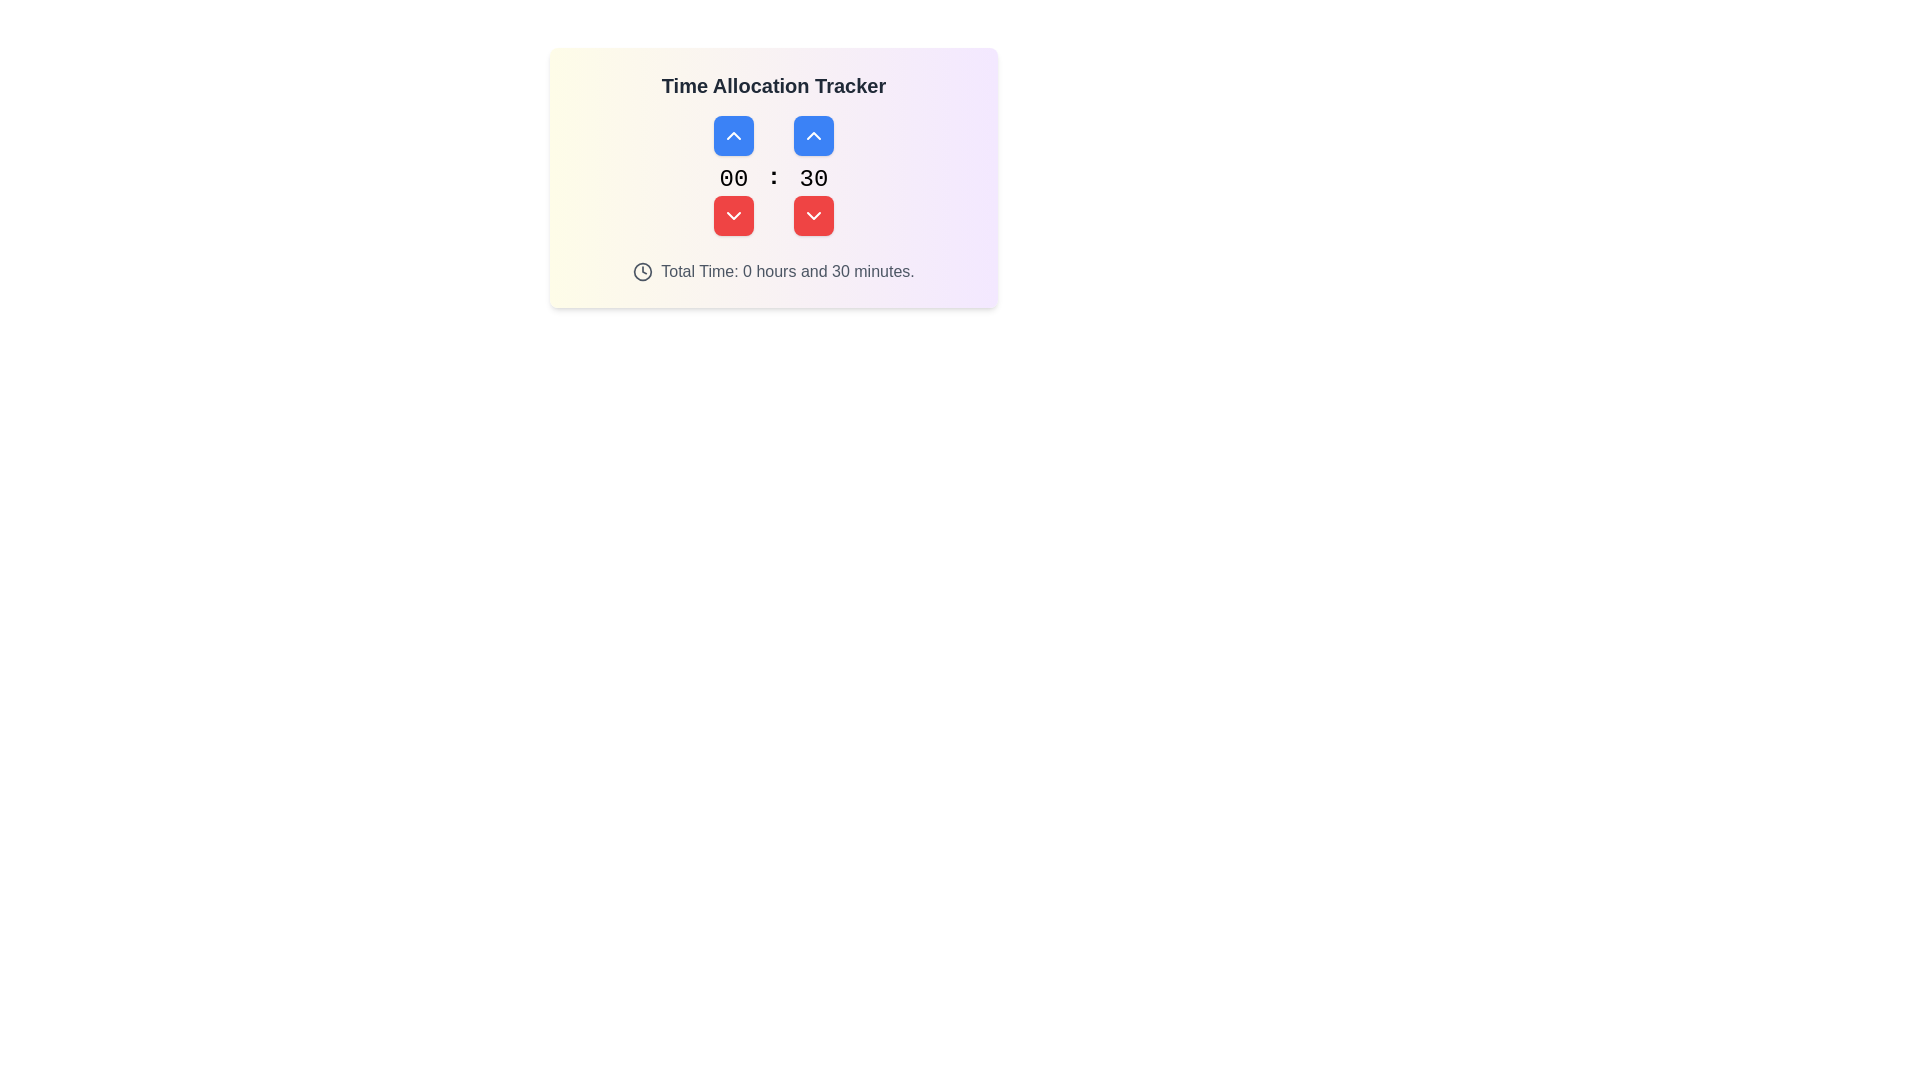 Image resolution: width=1920 pixels, height=1080 pixels. What do you see at coordinates (733, 216) in the screenshot?
I see `the chevron-down icon located within the red button at the bottom-left of the main interactive area to decrement the time value` at bounding box center [733, 216].